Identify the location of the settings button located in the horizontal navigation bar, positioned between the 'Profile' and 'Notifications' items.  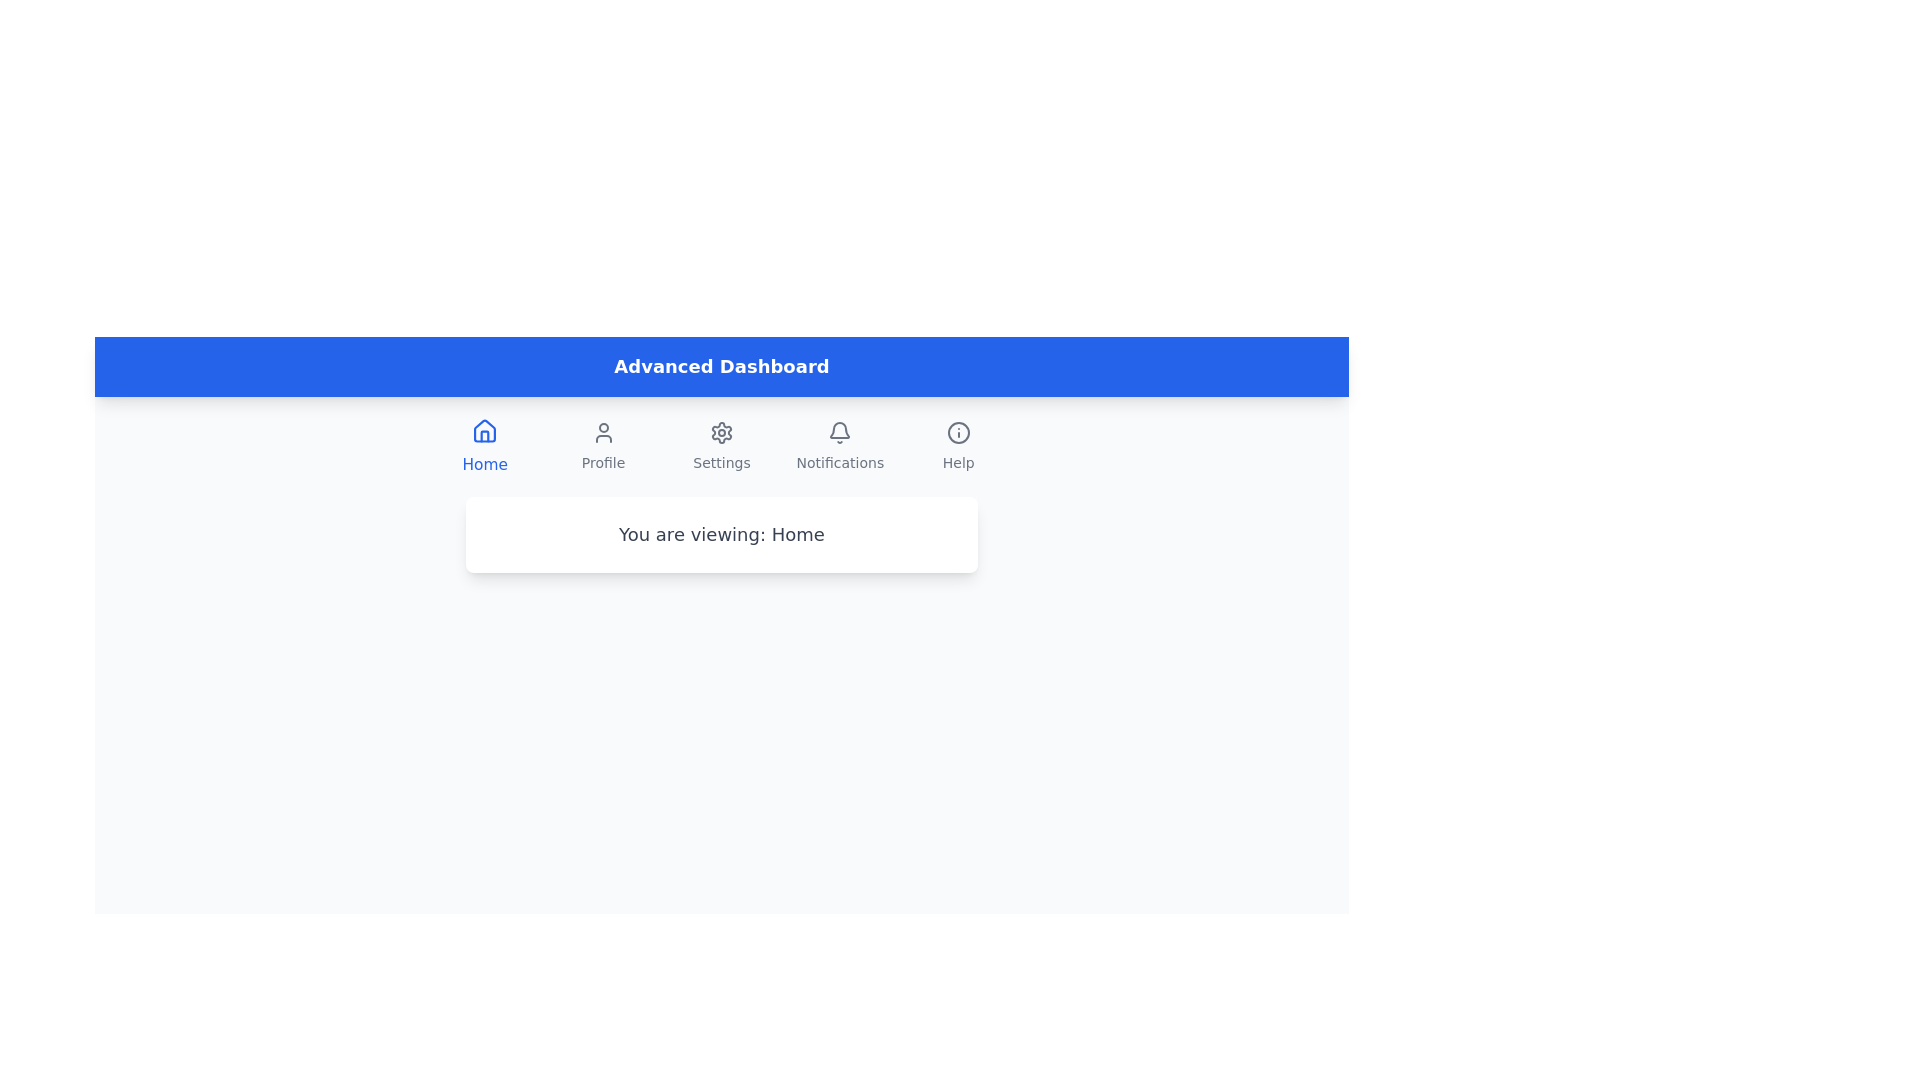
(720, 446).